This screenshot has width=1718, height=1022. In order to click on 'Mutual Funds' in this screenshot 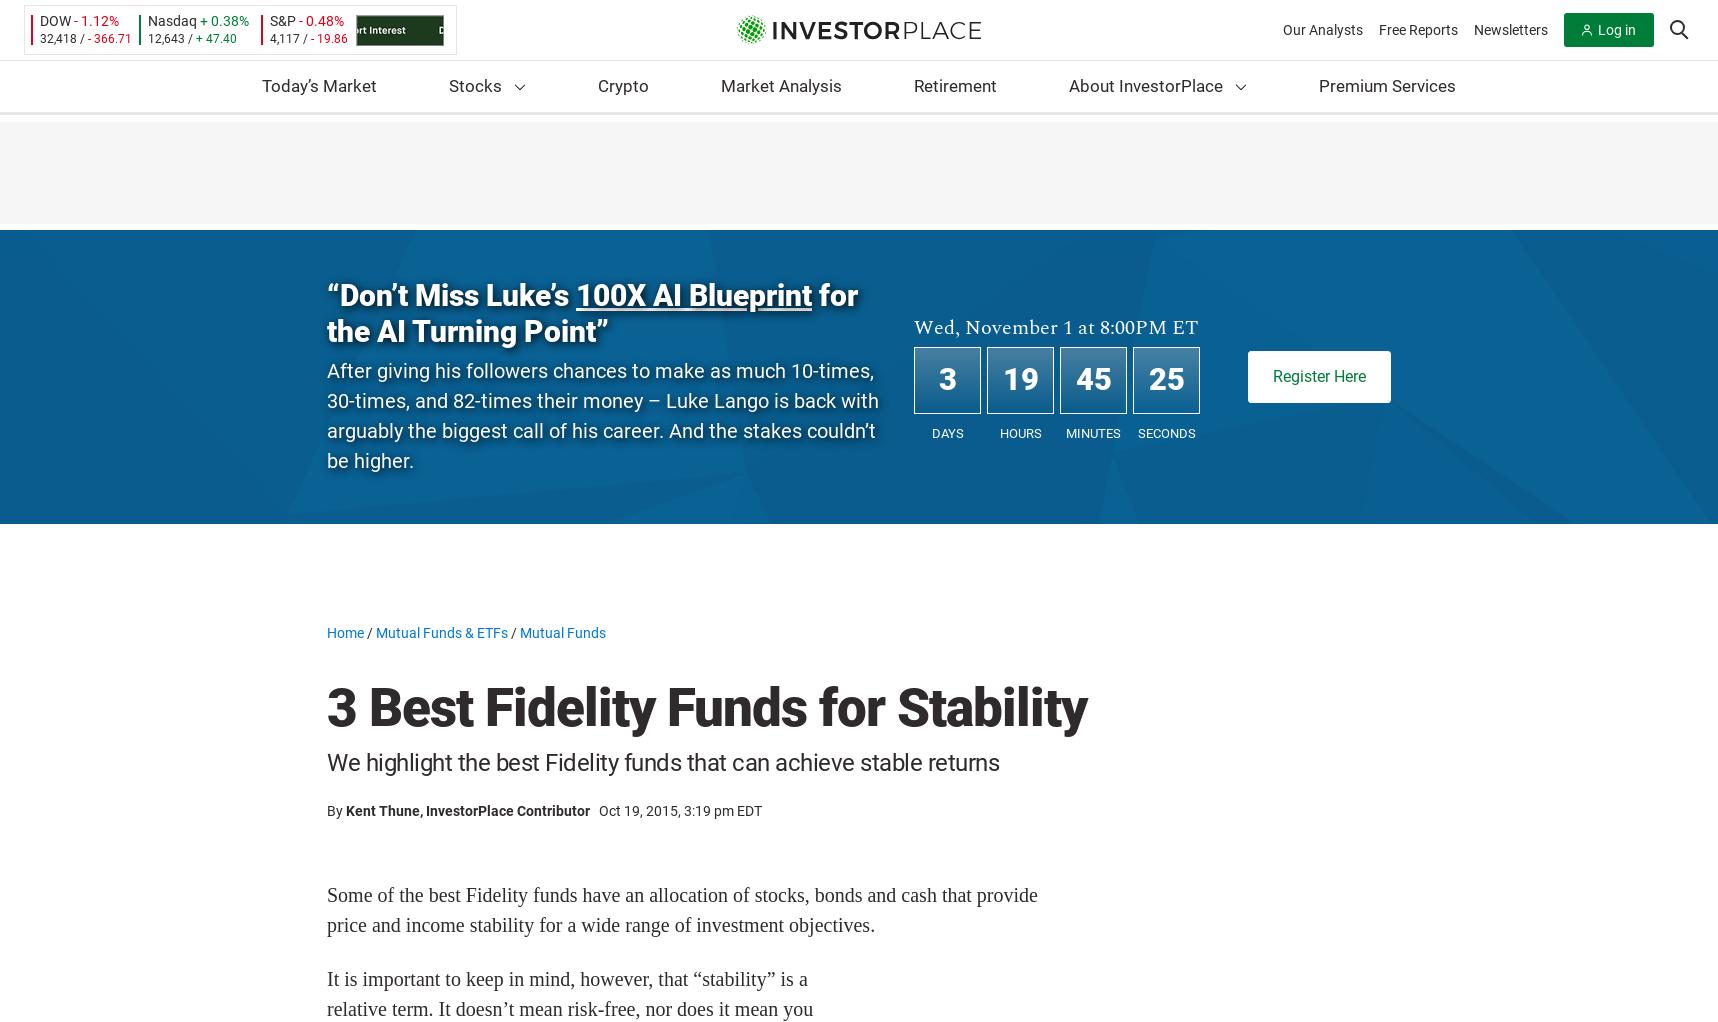, I will do `click(561, 633)`.